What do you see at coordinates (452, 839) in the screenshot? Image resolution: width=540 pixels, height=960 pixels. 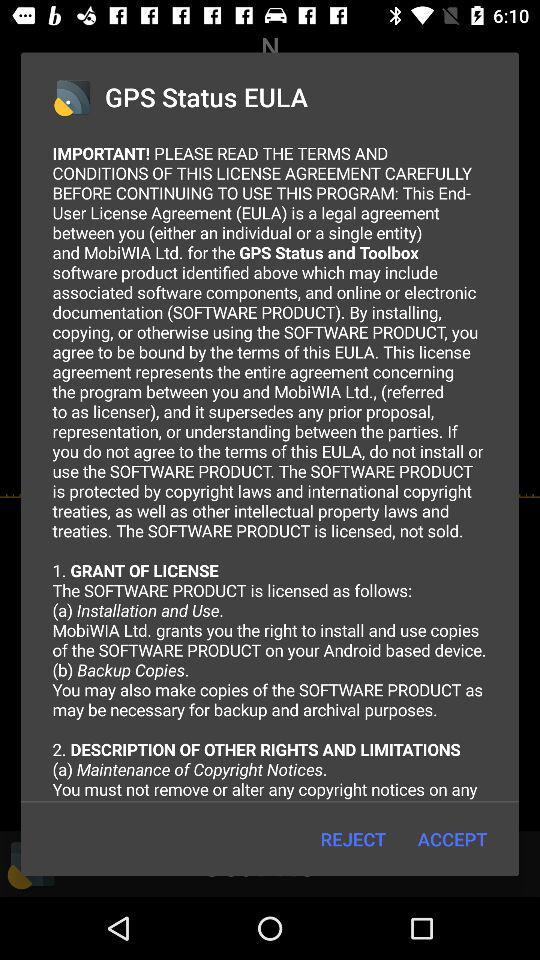 I see `the item at the bottom right corner` at bounding box center [452, 839].